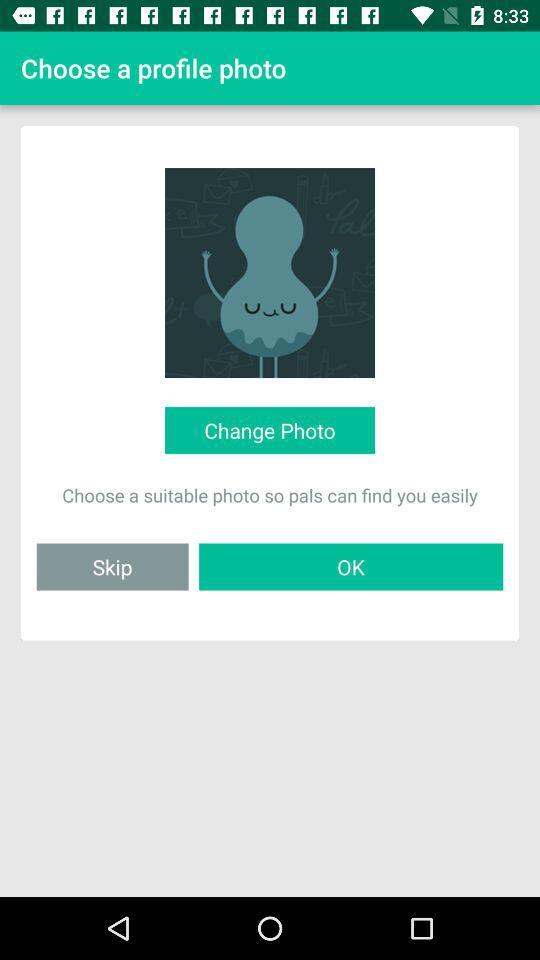  I want to click on icon next to the ok, so click(112, 566).